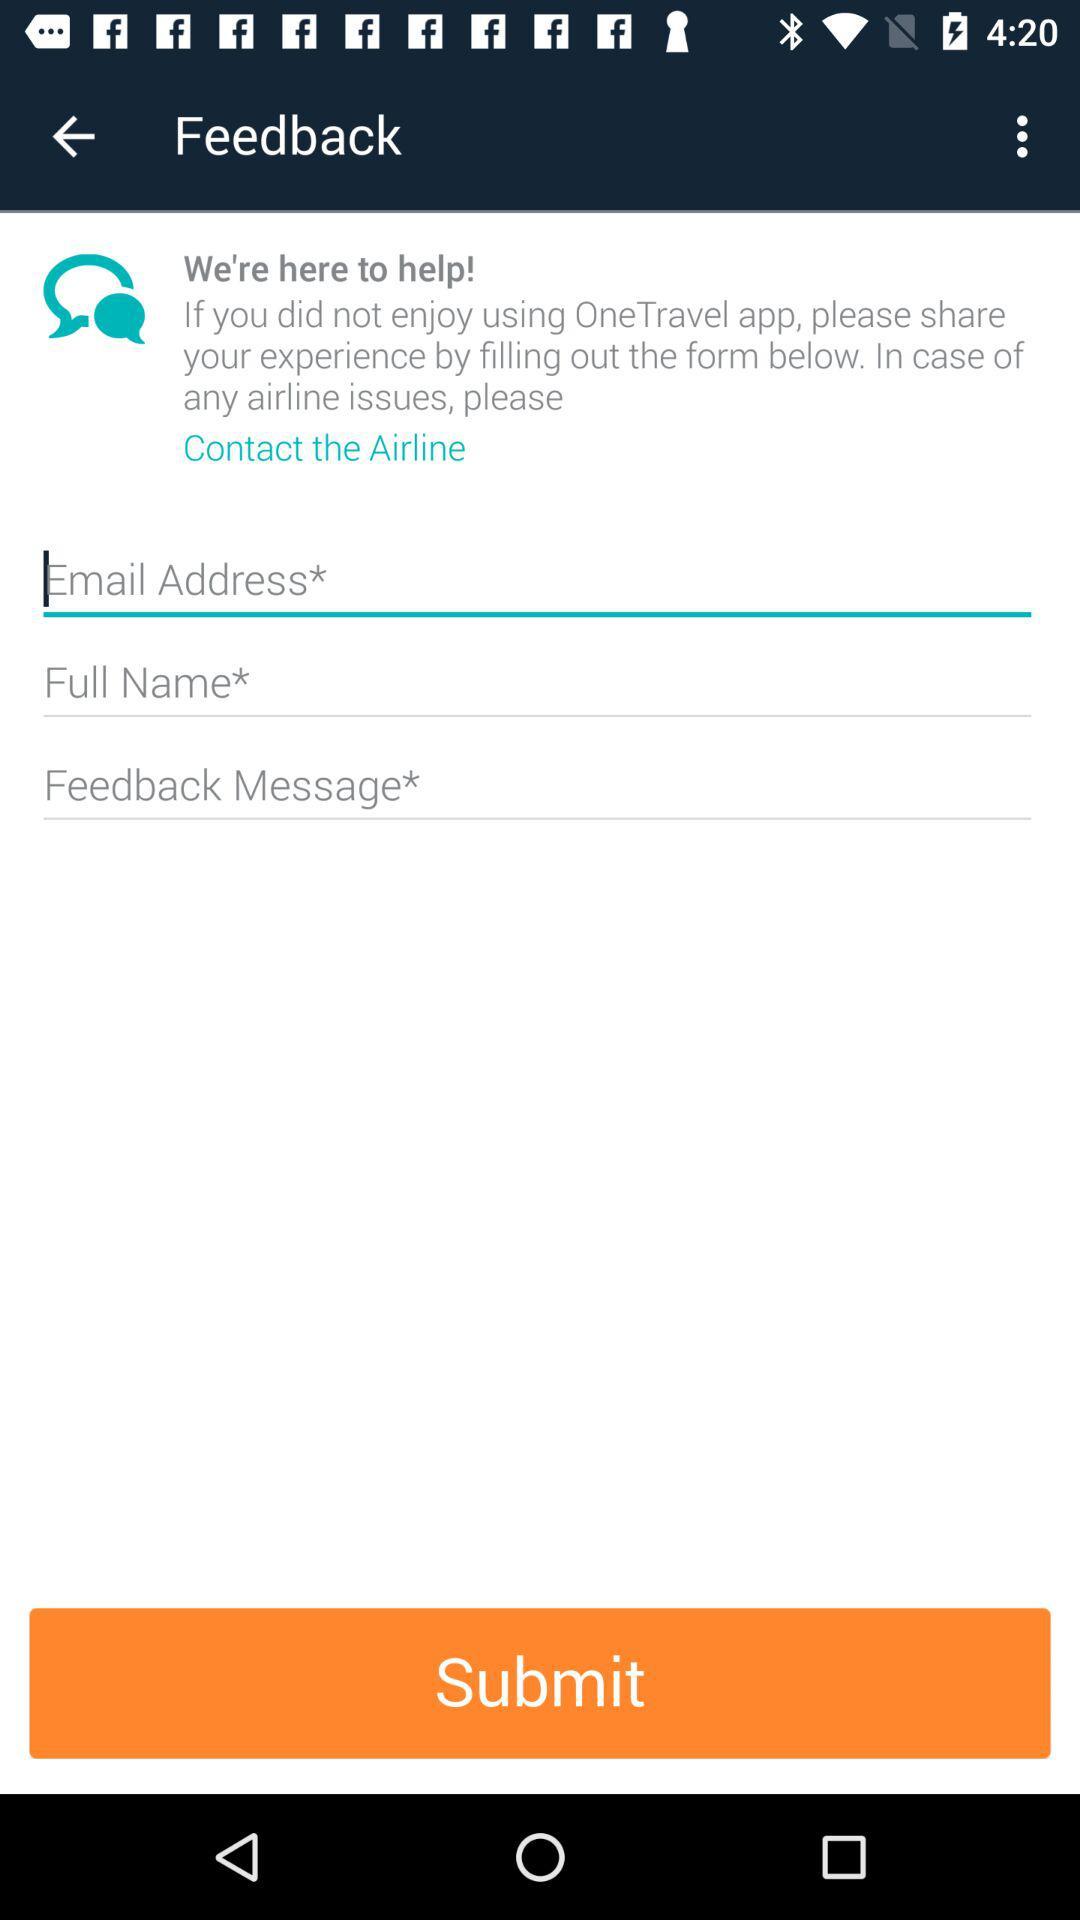  I want to click on item to the right of feedback icon, so click(1027, 135).